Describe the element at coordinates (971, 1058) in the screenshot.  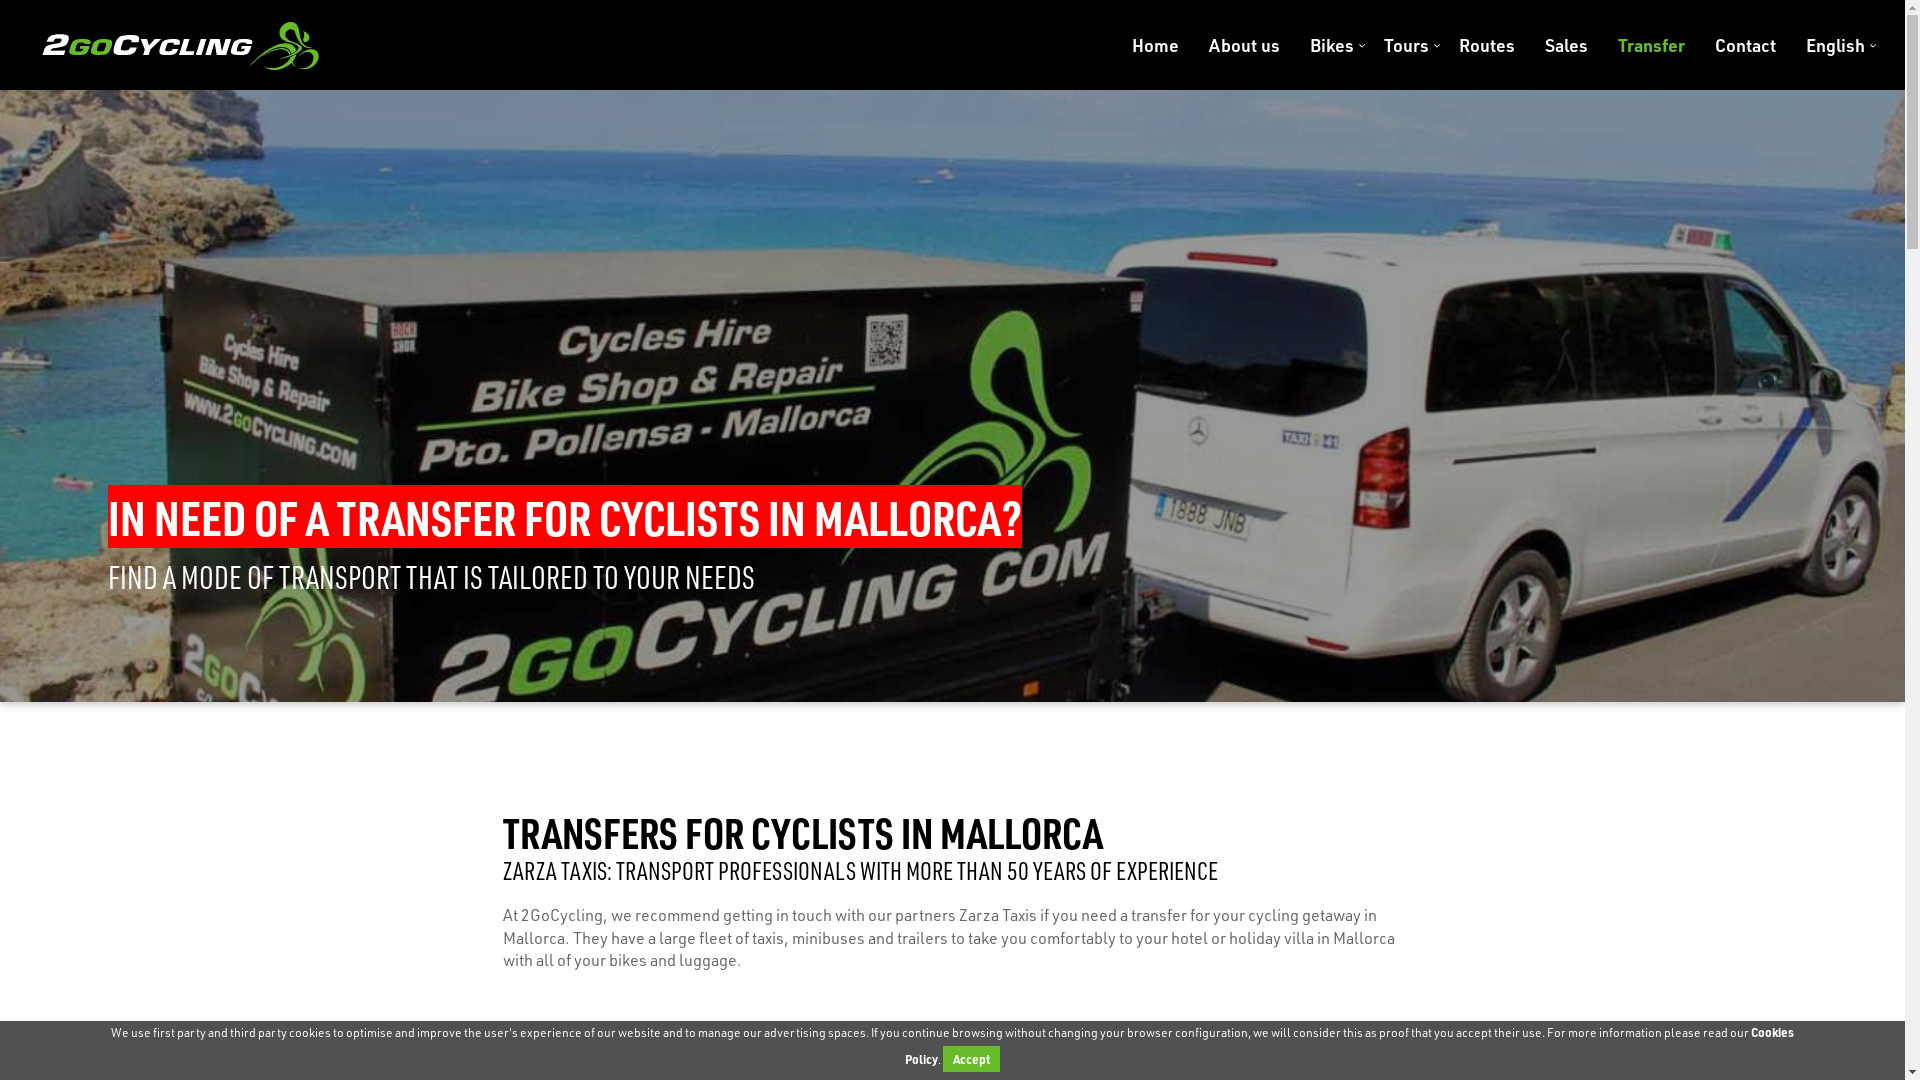
I see `'Accept'` at that location.